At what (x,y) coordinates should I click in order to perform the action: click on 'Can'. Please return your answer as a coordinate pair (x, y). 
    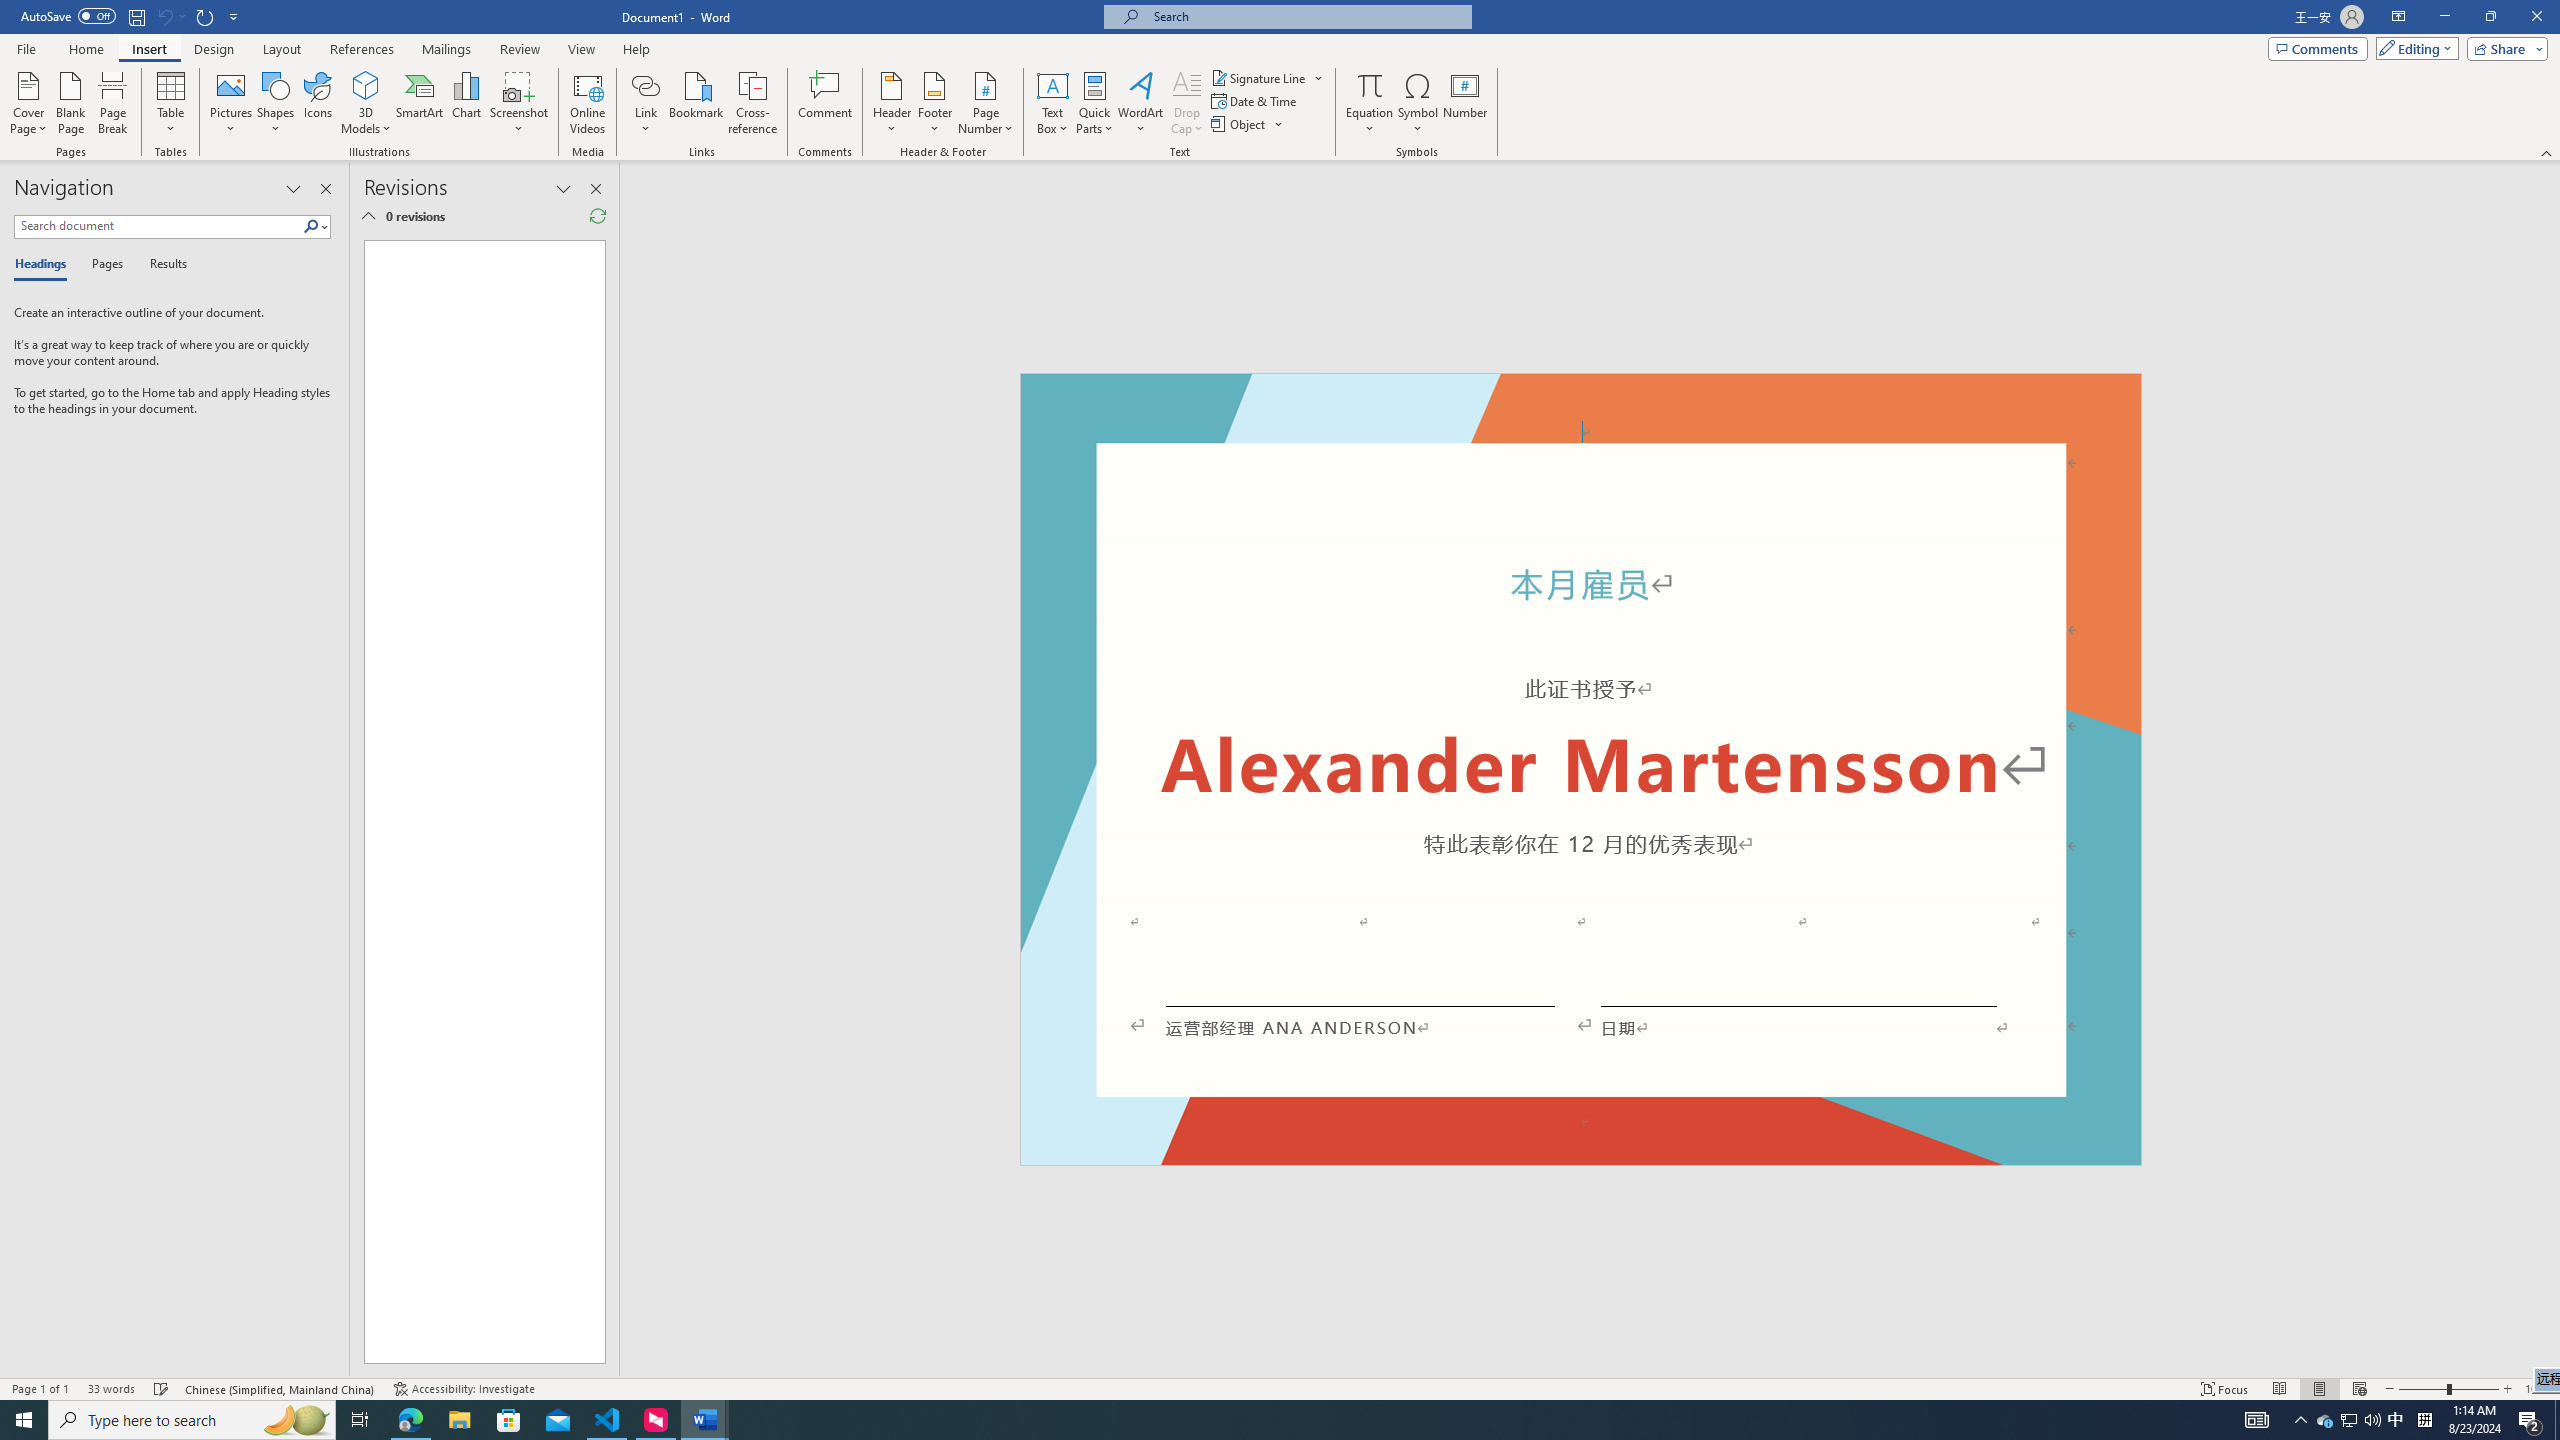
    Looking at the image, I should click on (170, 15).